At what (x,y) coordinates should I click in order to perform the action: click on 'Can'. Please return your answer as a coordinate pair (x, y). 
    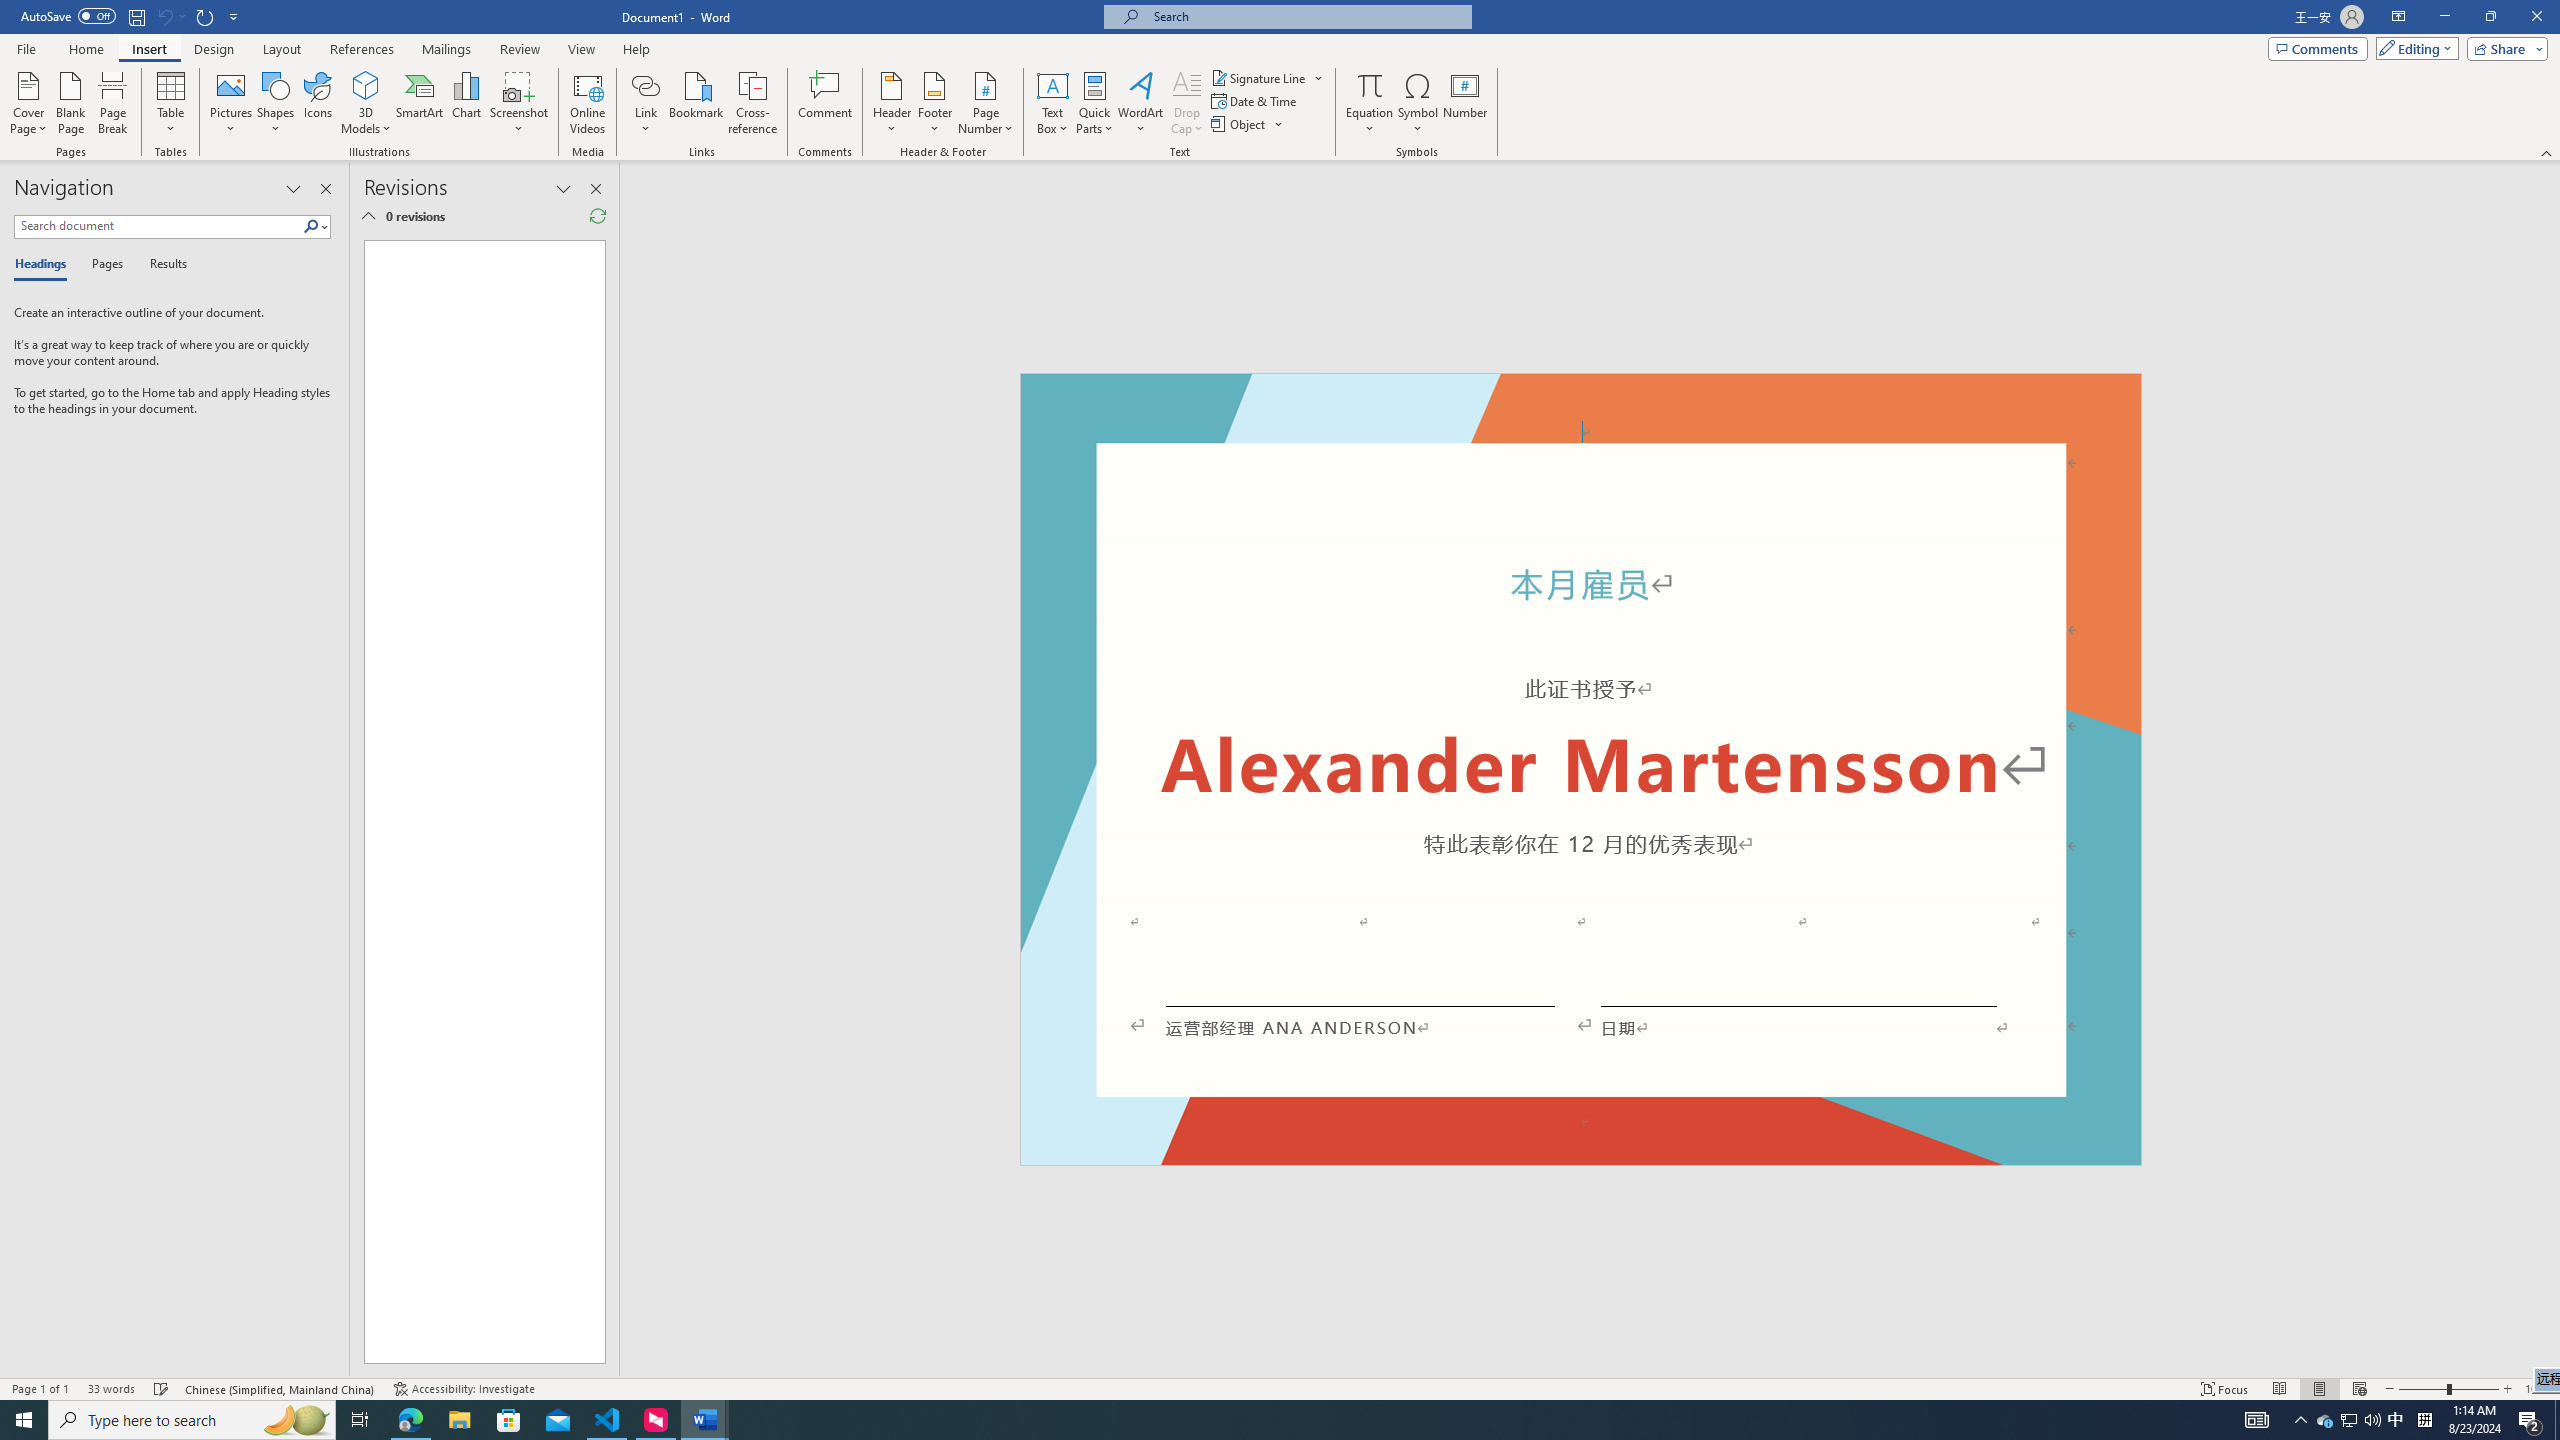
    Looking at the image, I should click on (170, 15).